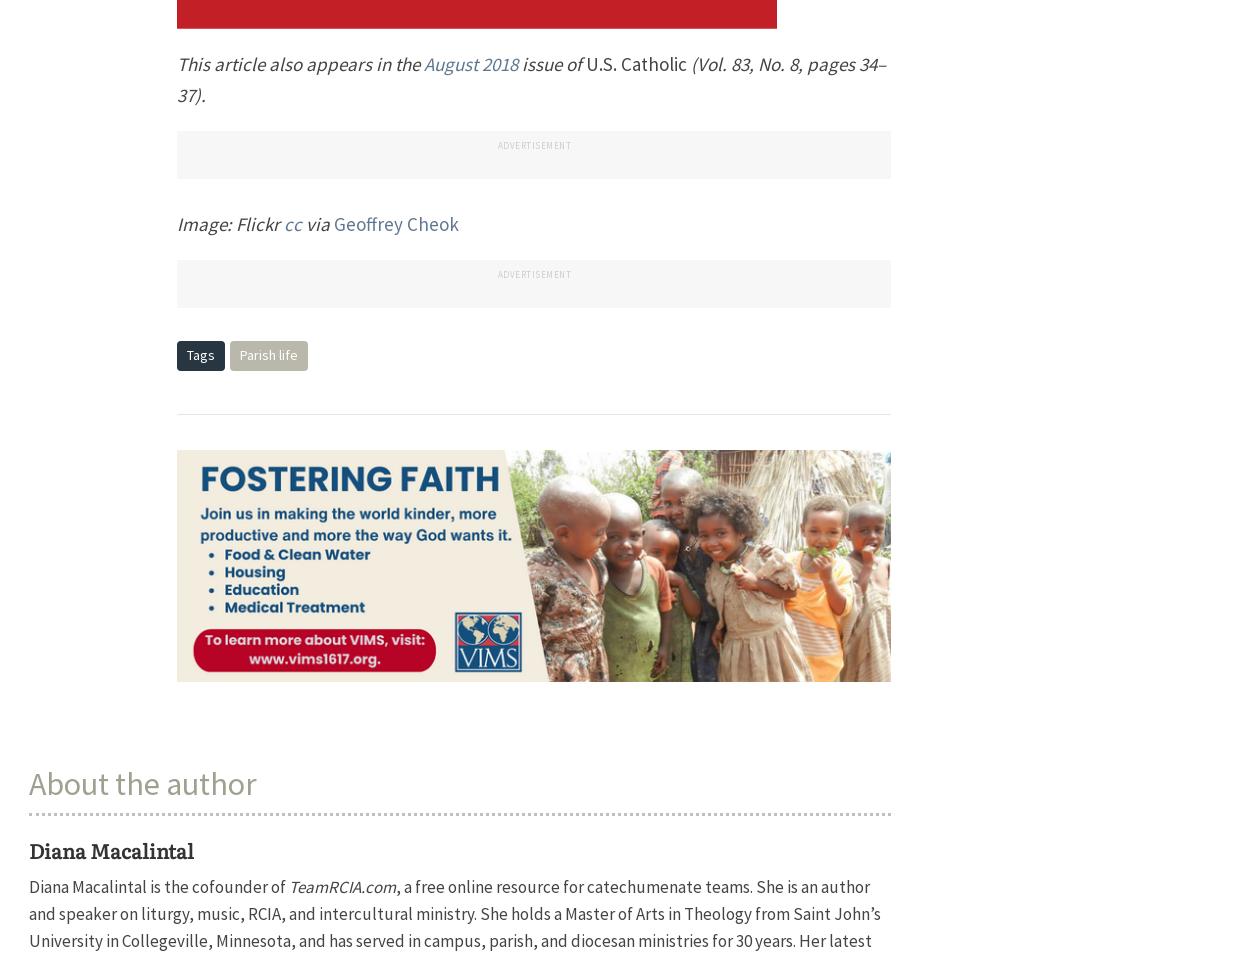  Describe the element at coordinates (636, 63) in the screenshot. I see `'U.S. Catholic'` at that location.